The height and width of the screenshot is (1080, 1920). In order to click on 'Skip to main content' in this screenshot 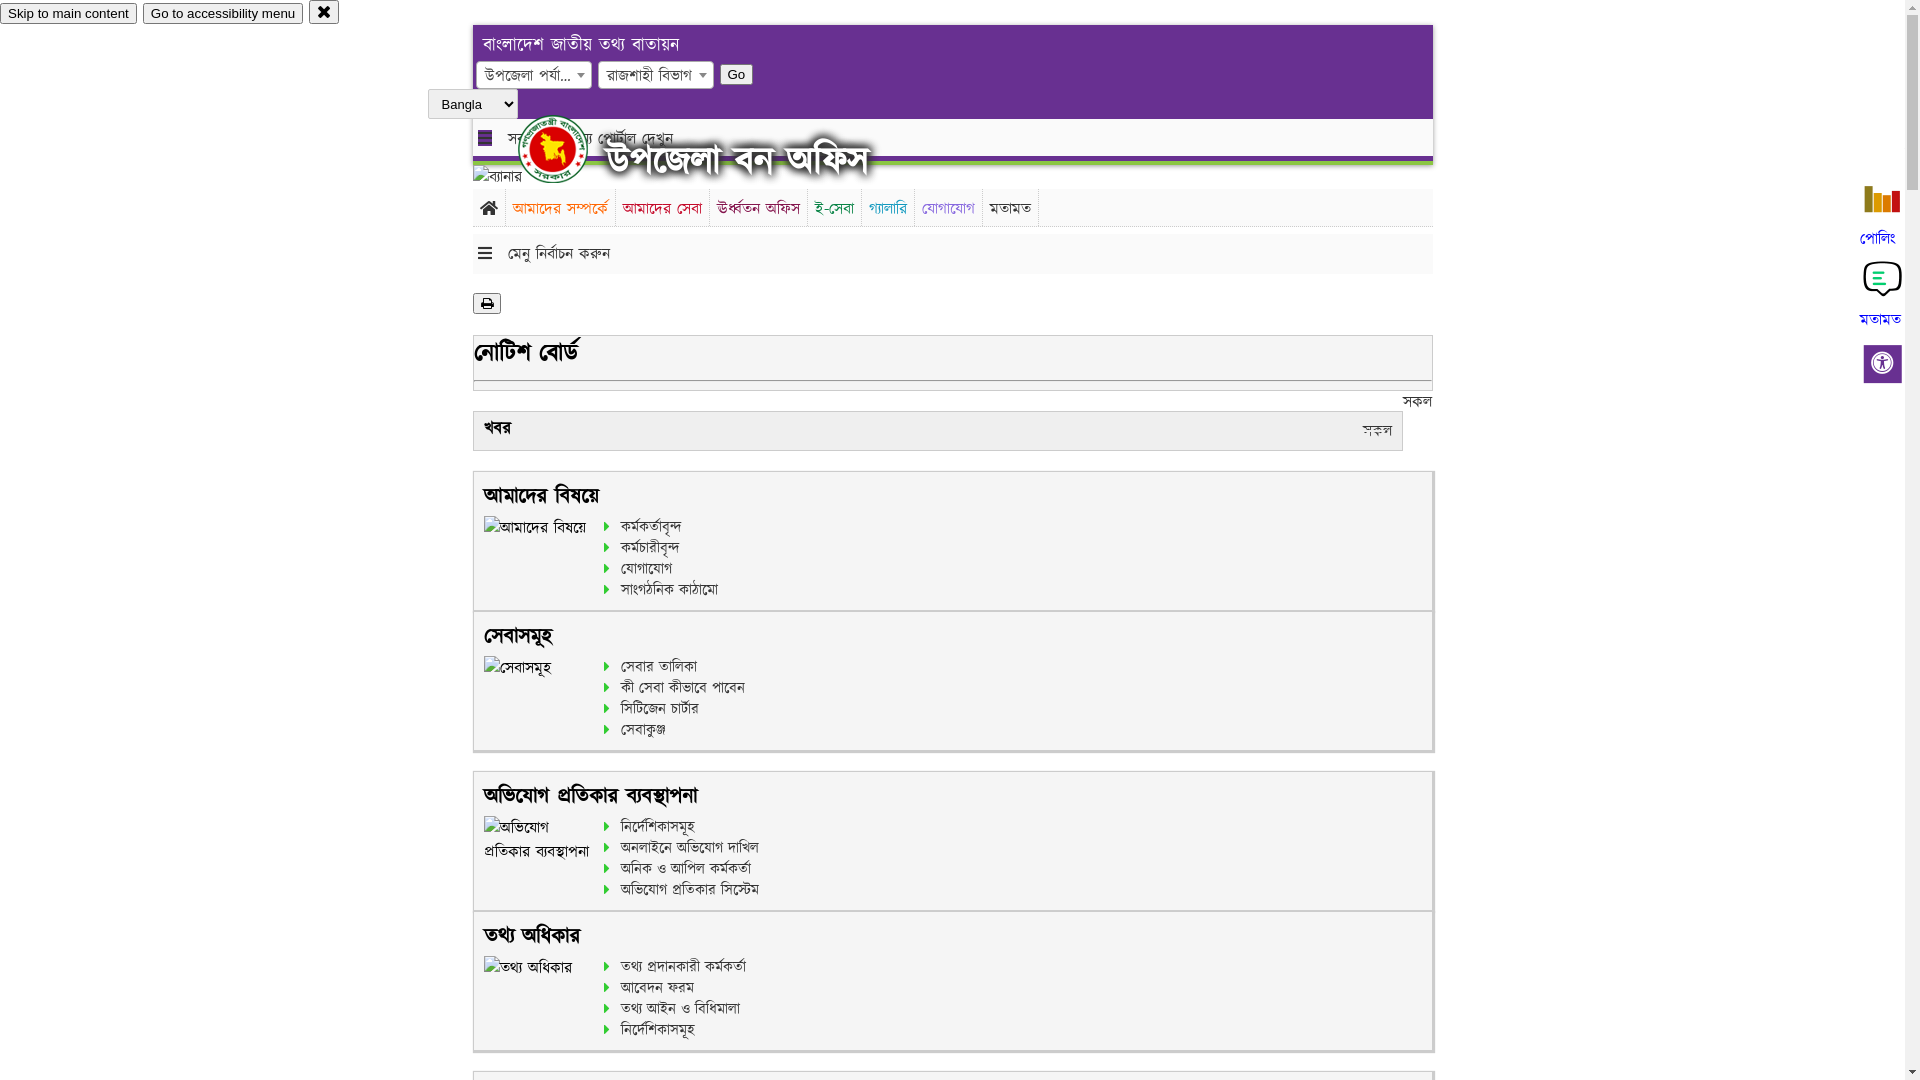, I will do `click(0, 13)`.